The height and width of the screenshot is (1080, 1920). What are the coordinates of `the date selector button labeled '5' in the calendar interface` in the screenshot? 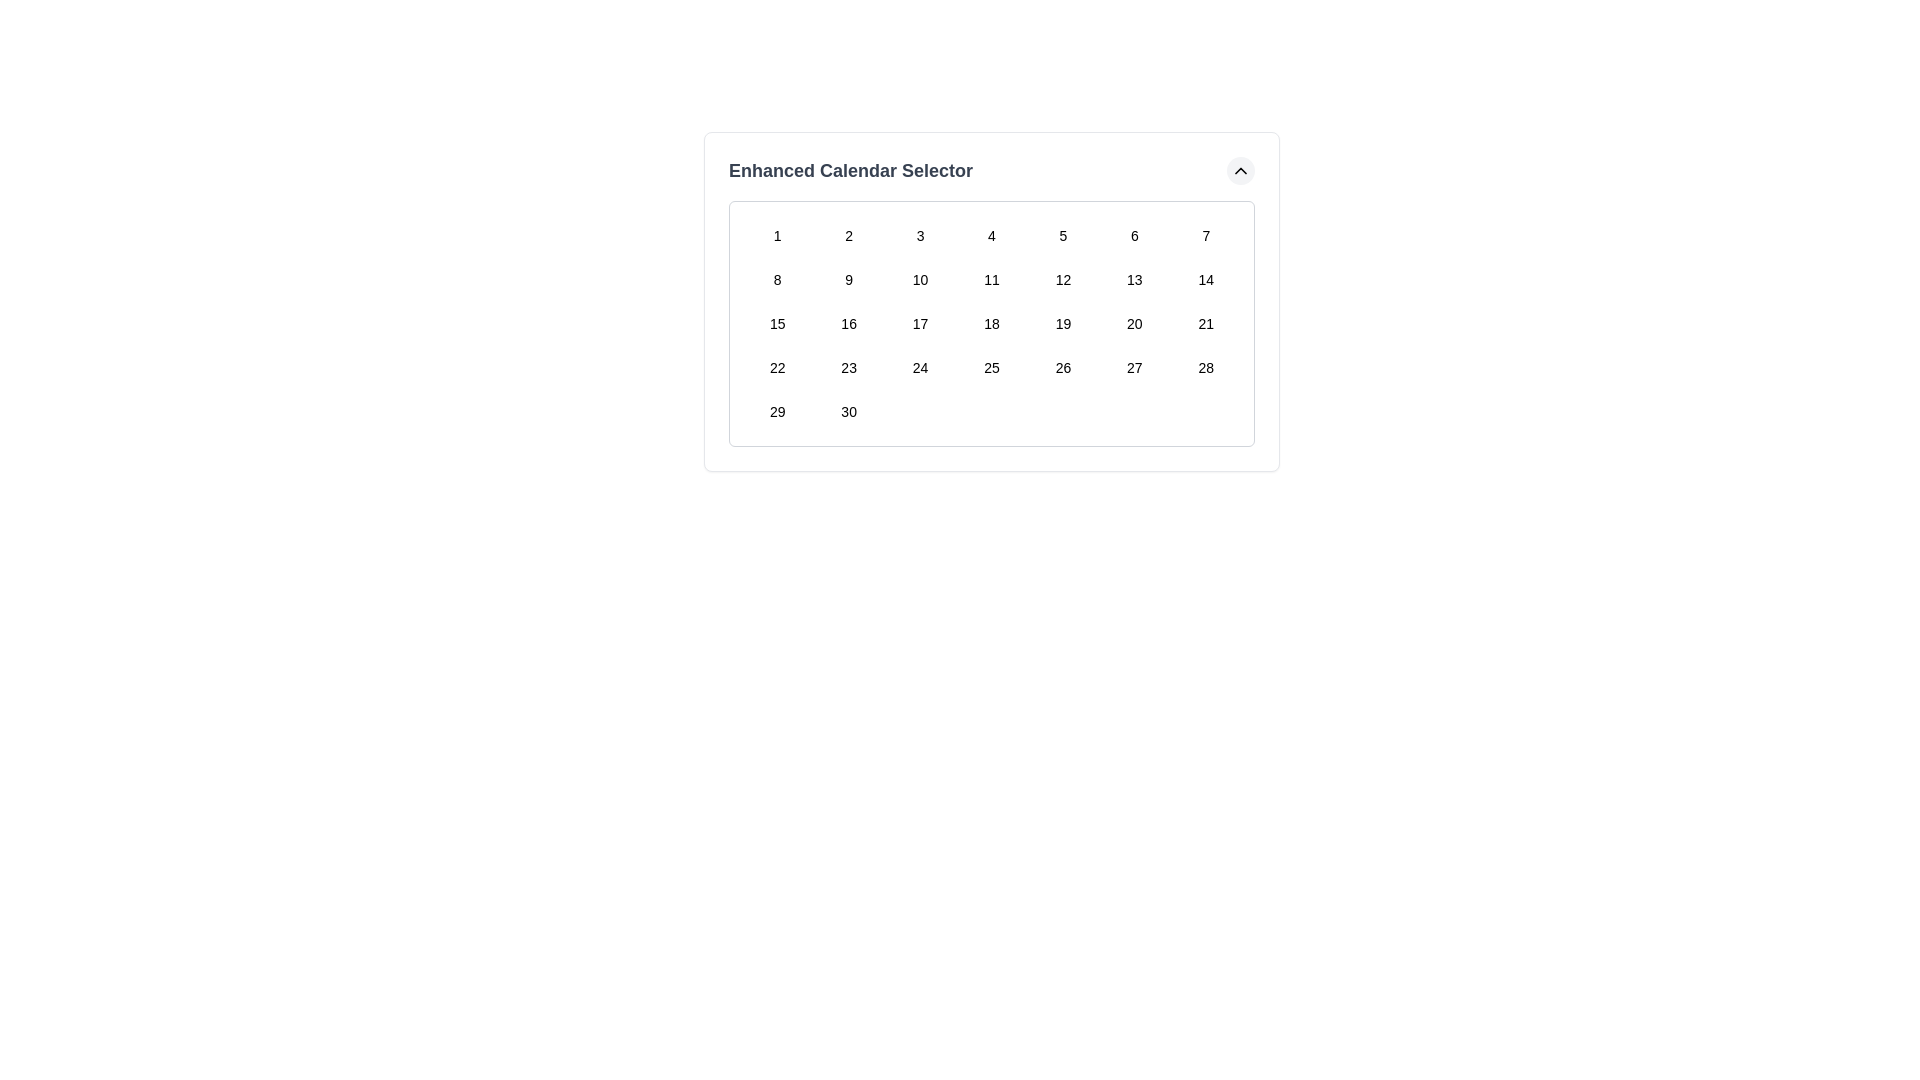 It's located at (1062, 234).